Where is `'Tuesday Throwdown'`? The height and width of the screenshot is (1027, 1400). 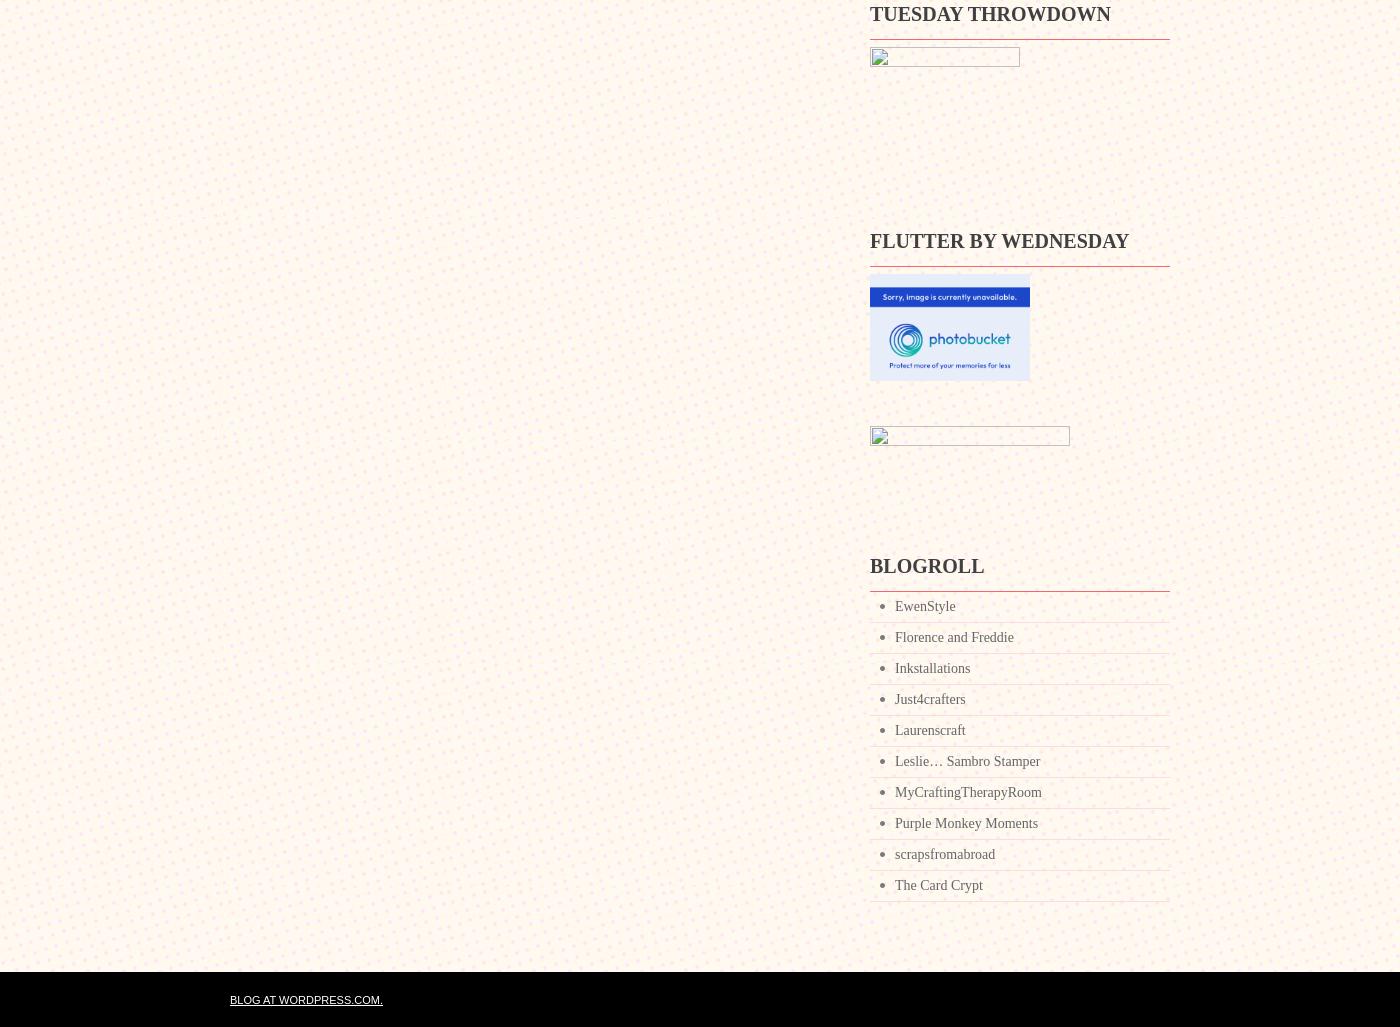
'Tuesday Throwdown' is located at coordinates (989, 13).